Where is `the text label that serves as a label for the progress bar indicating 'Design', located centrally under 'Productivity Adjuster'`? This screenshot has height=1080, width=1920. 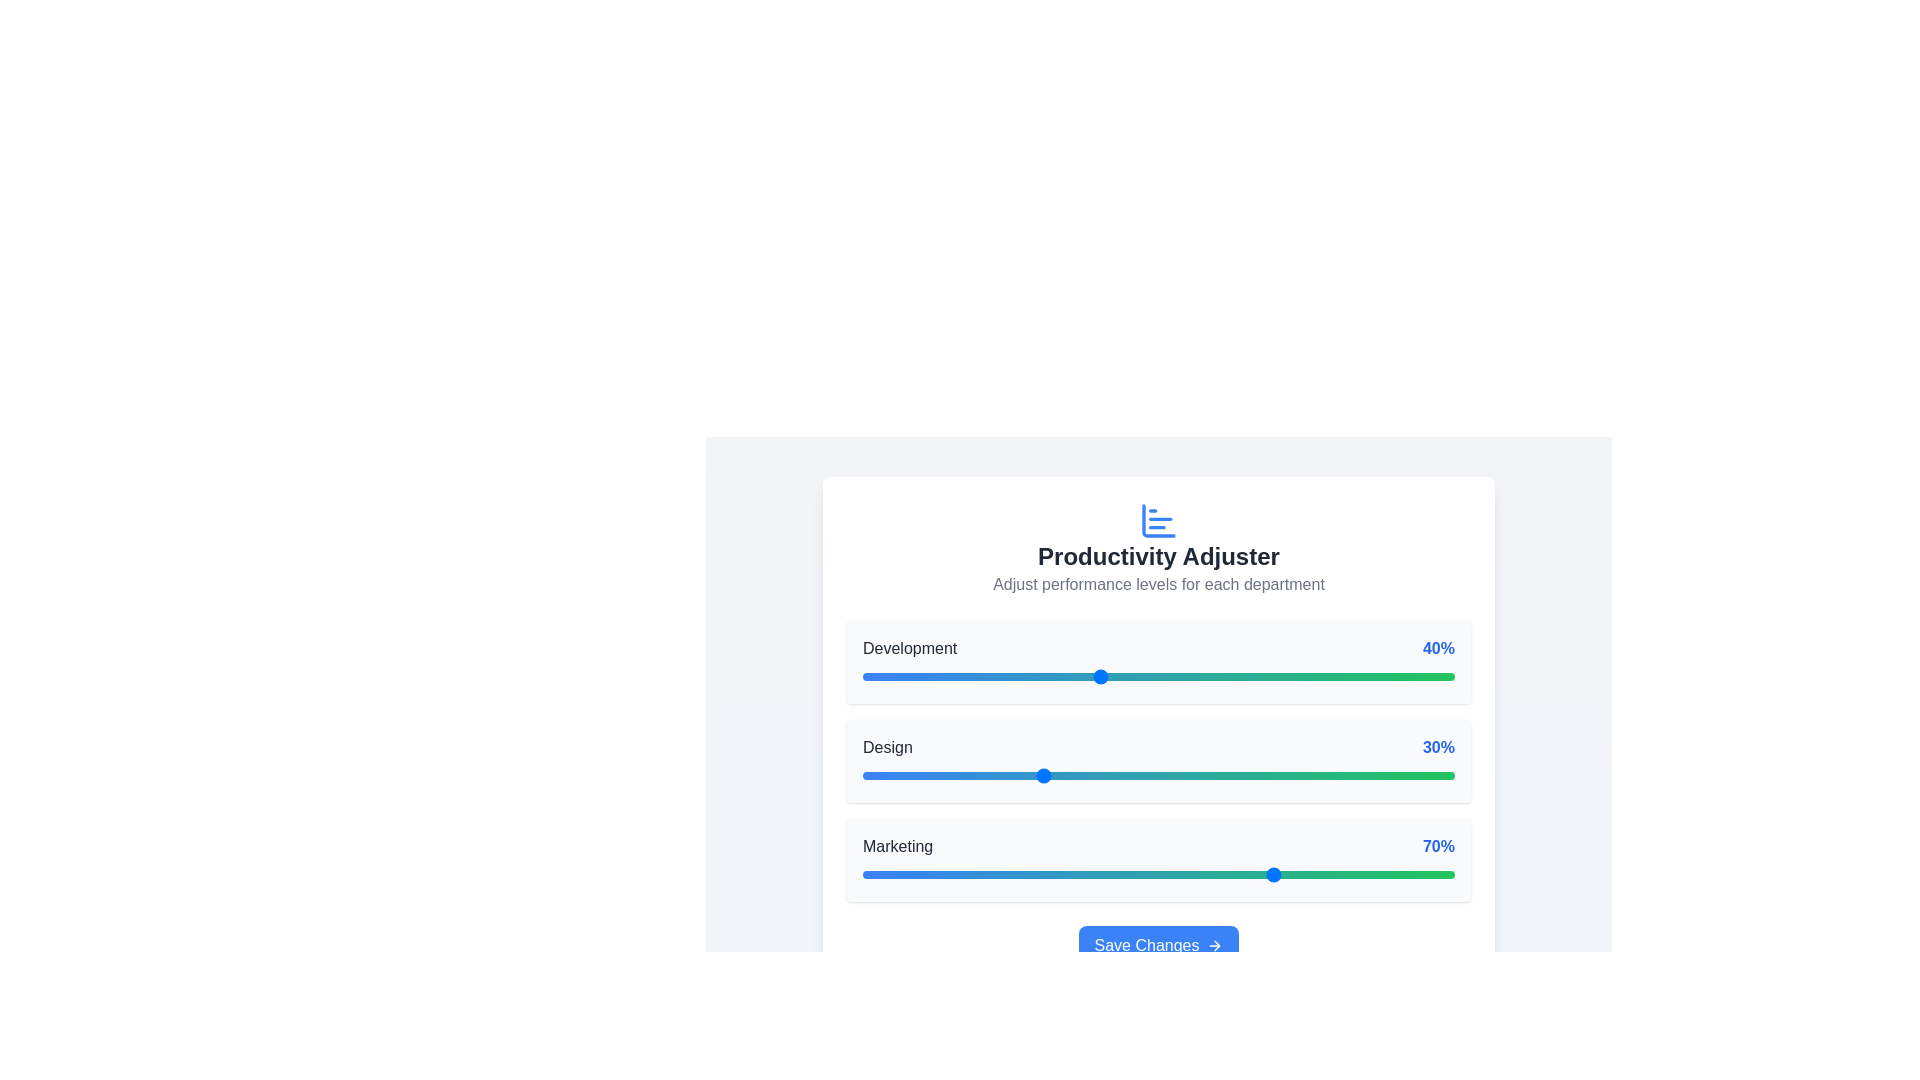 the text label that serves as a label for the progress bar indicating 'Design', located centrally under 'Productivity Adjuster' is located at coordinates (887, 748).